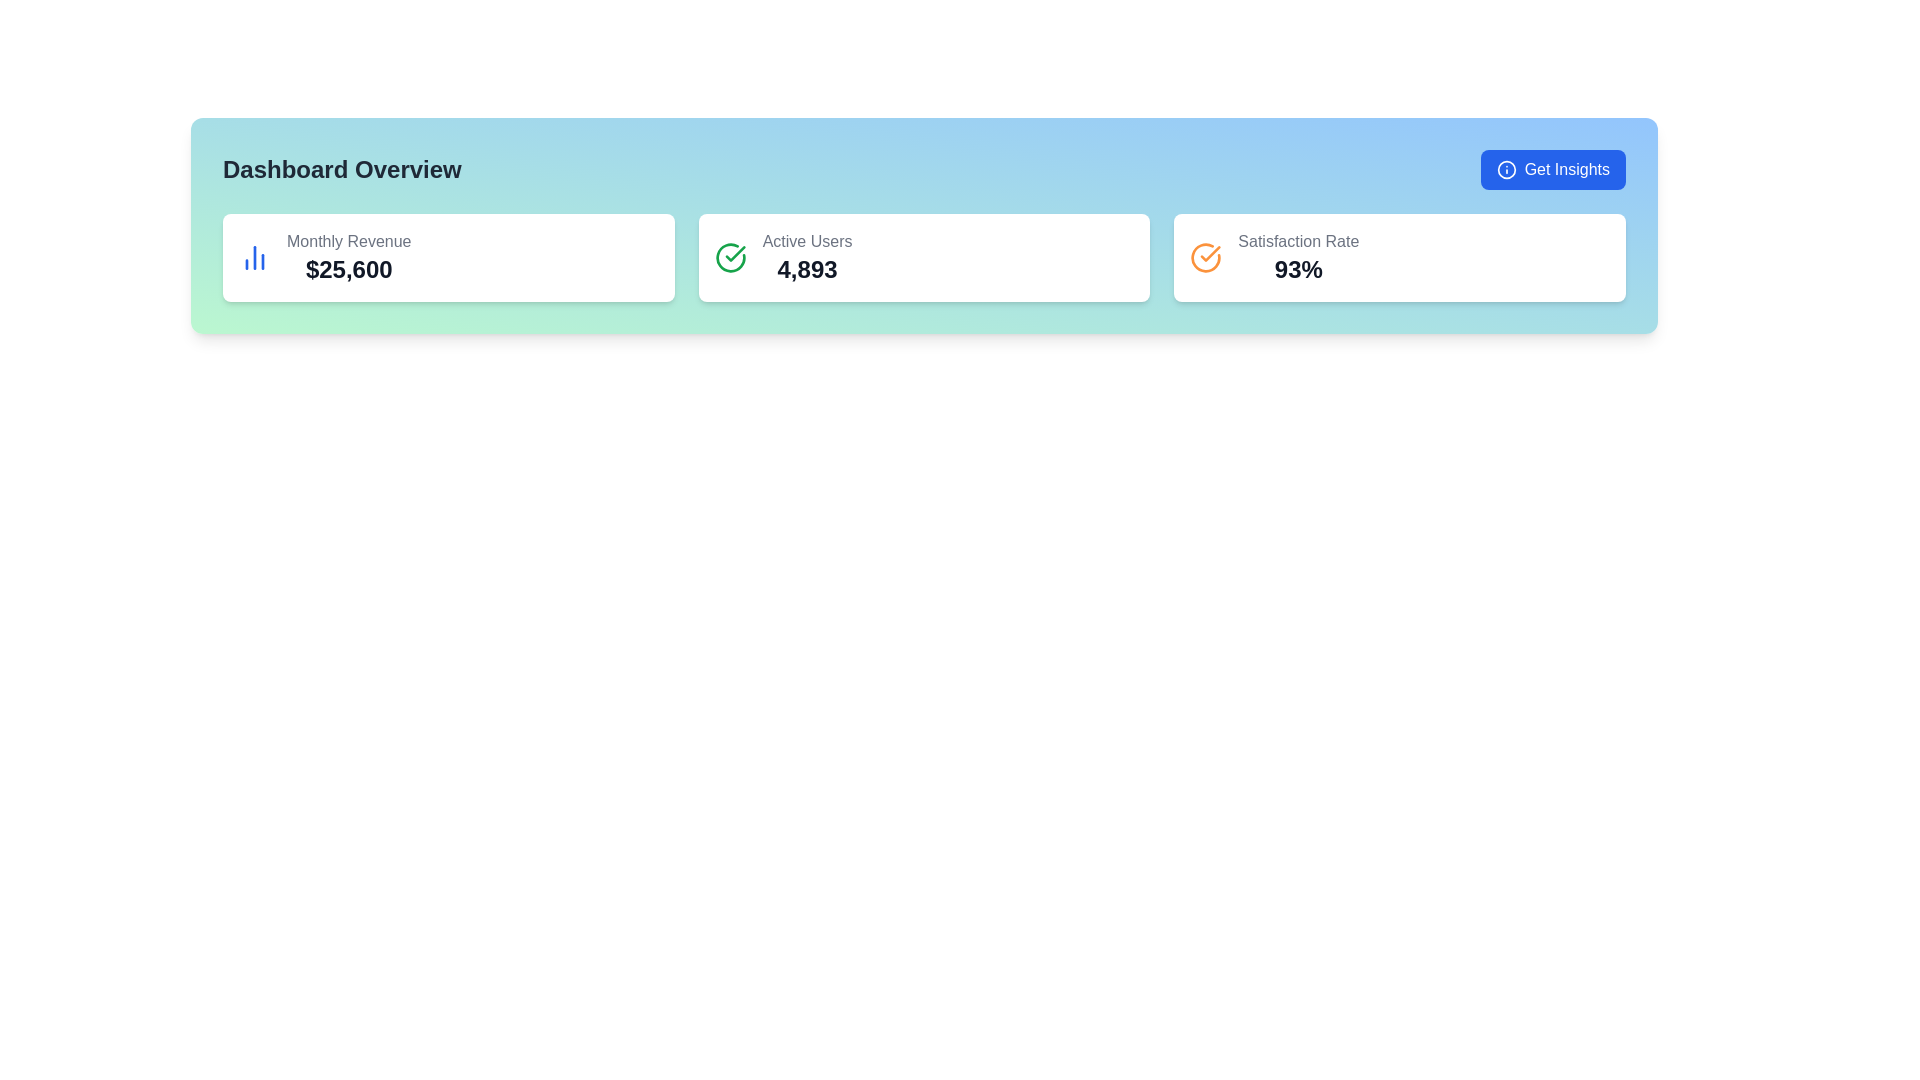 The width and height of the screenshot is (1920, 1080). I want to click on the monthly revenue metric information card displayed on the dashboard overview, which shows '$25,600' and is the first card in a grid layout, so click(447, 257).